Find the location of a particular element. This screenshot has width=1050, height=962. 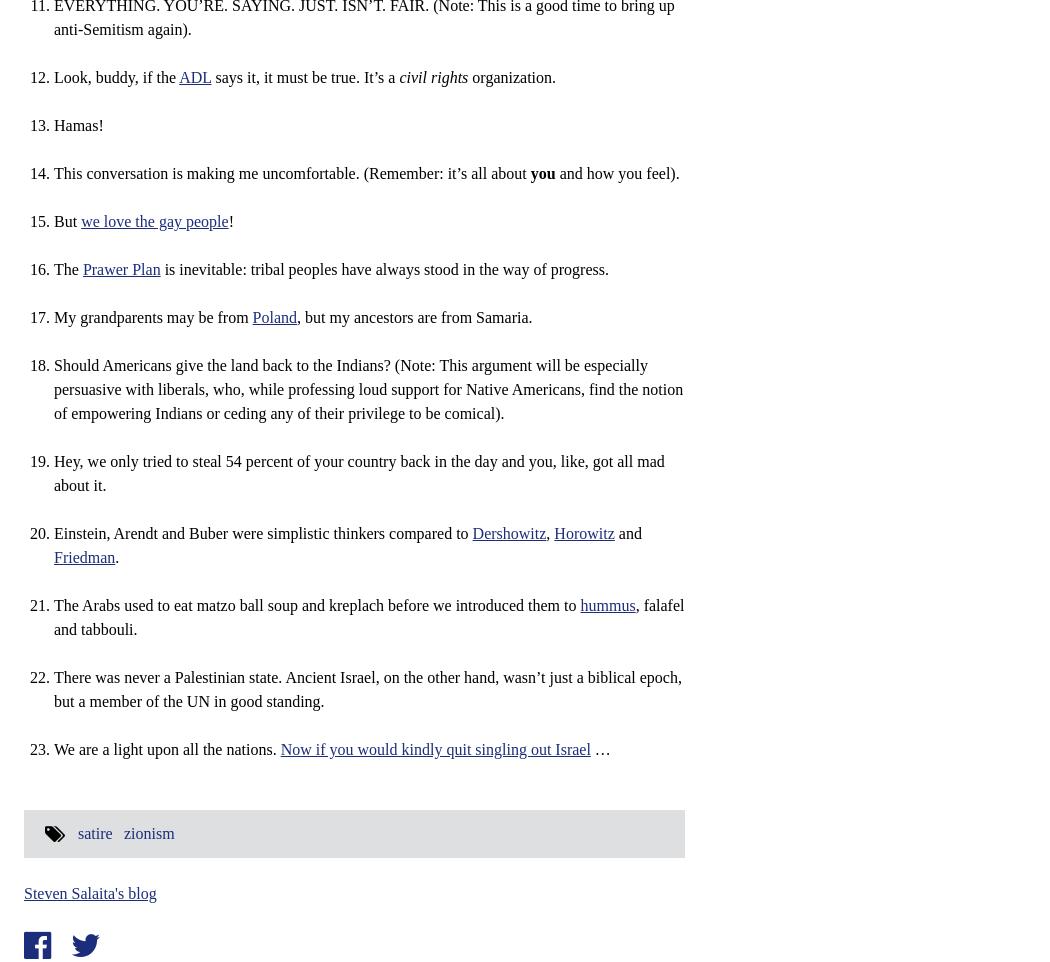

'is inevitable: tribal peoples have always stood in the way of progress.' is located at coordinates (160, 269).